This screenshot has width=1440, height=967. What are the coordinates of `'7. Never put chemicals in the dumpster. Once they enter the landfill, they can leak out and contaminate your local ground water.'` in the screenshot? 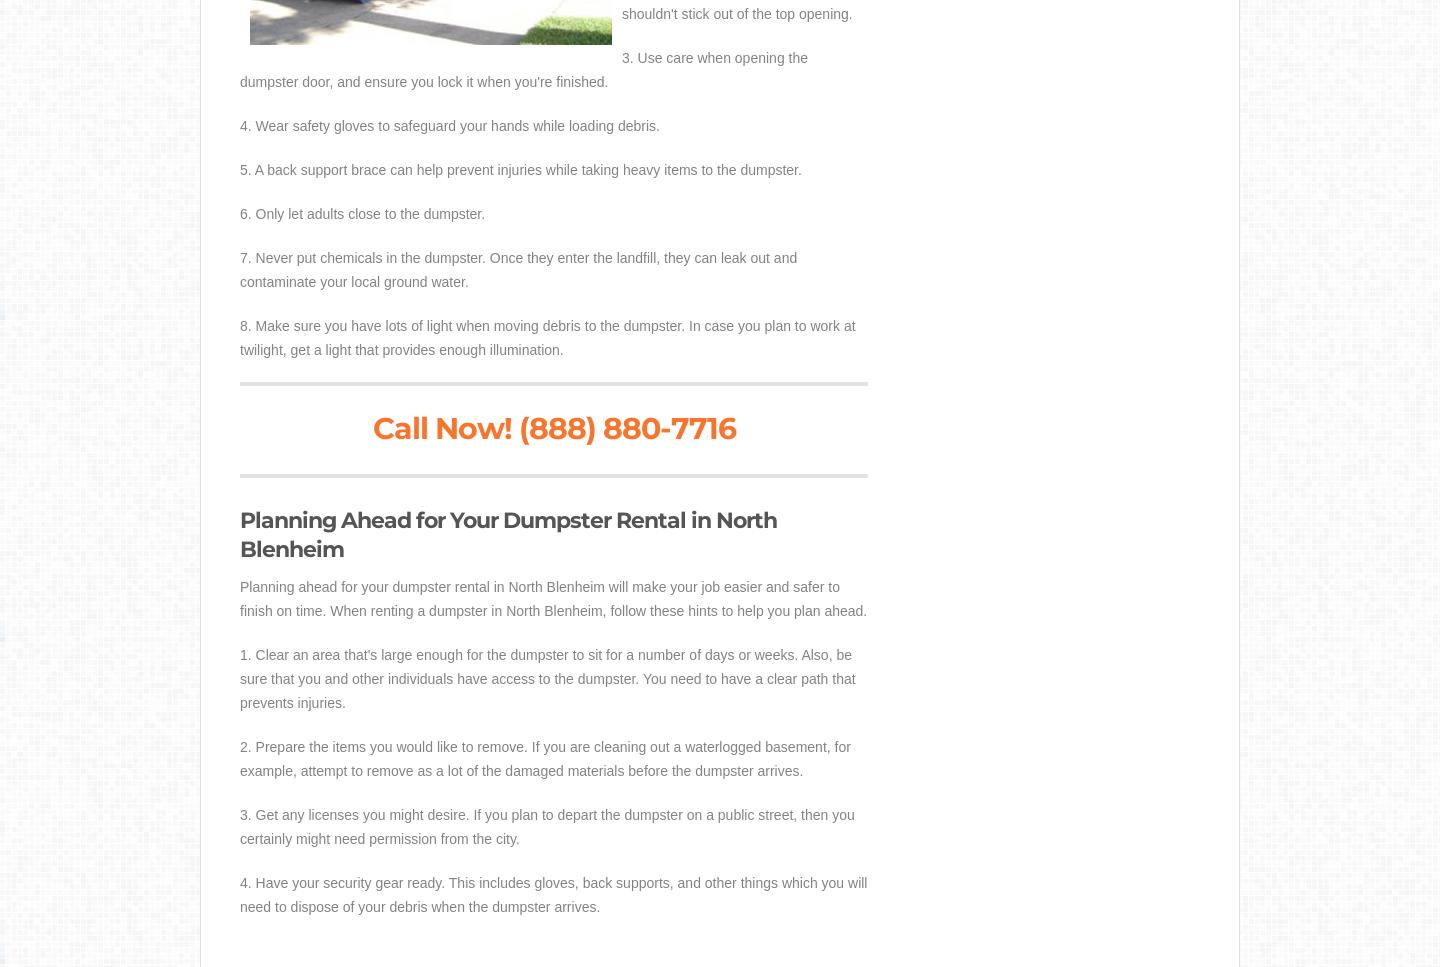 It's located at (240, 268).